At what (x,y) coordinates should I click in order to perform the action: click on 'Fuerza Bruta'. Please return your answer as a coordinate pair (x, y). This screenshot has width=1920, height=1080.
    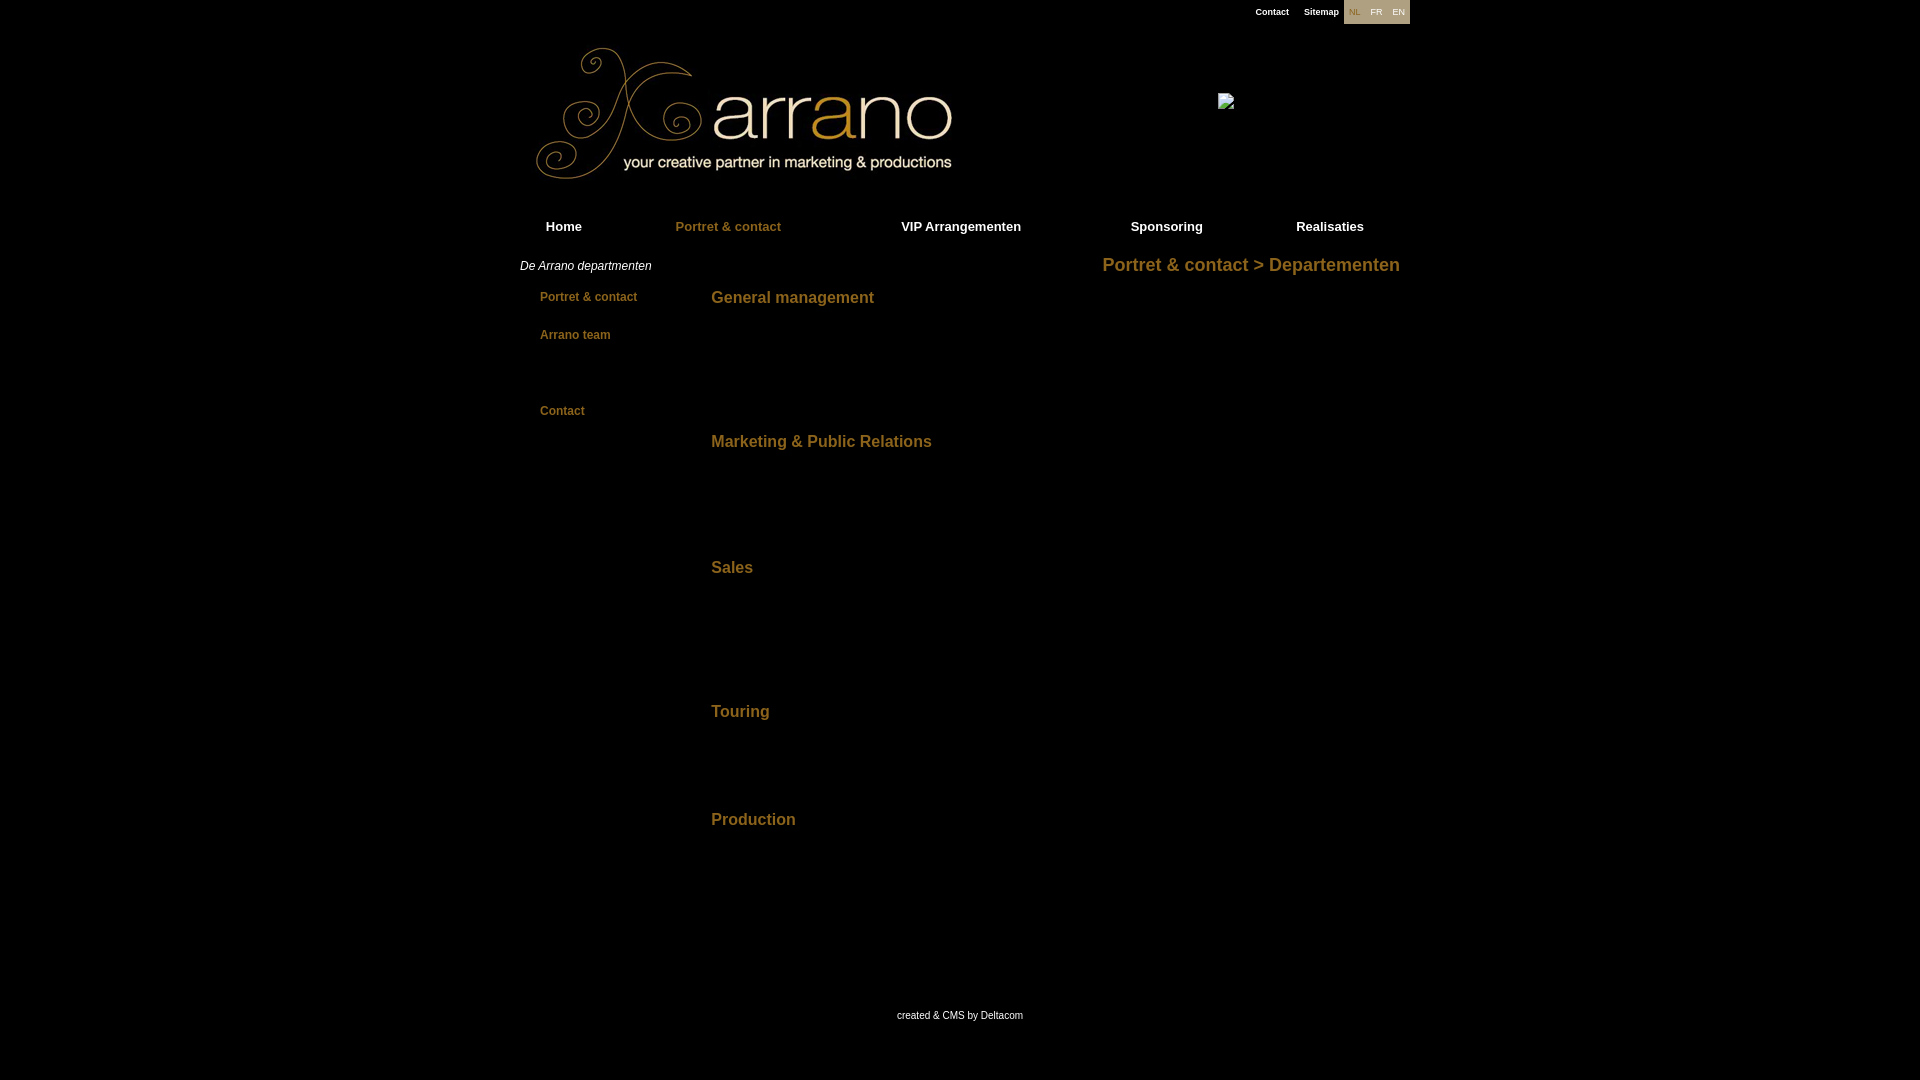
    Looking at the image, I should click on (1261, 111).